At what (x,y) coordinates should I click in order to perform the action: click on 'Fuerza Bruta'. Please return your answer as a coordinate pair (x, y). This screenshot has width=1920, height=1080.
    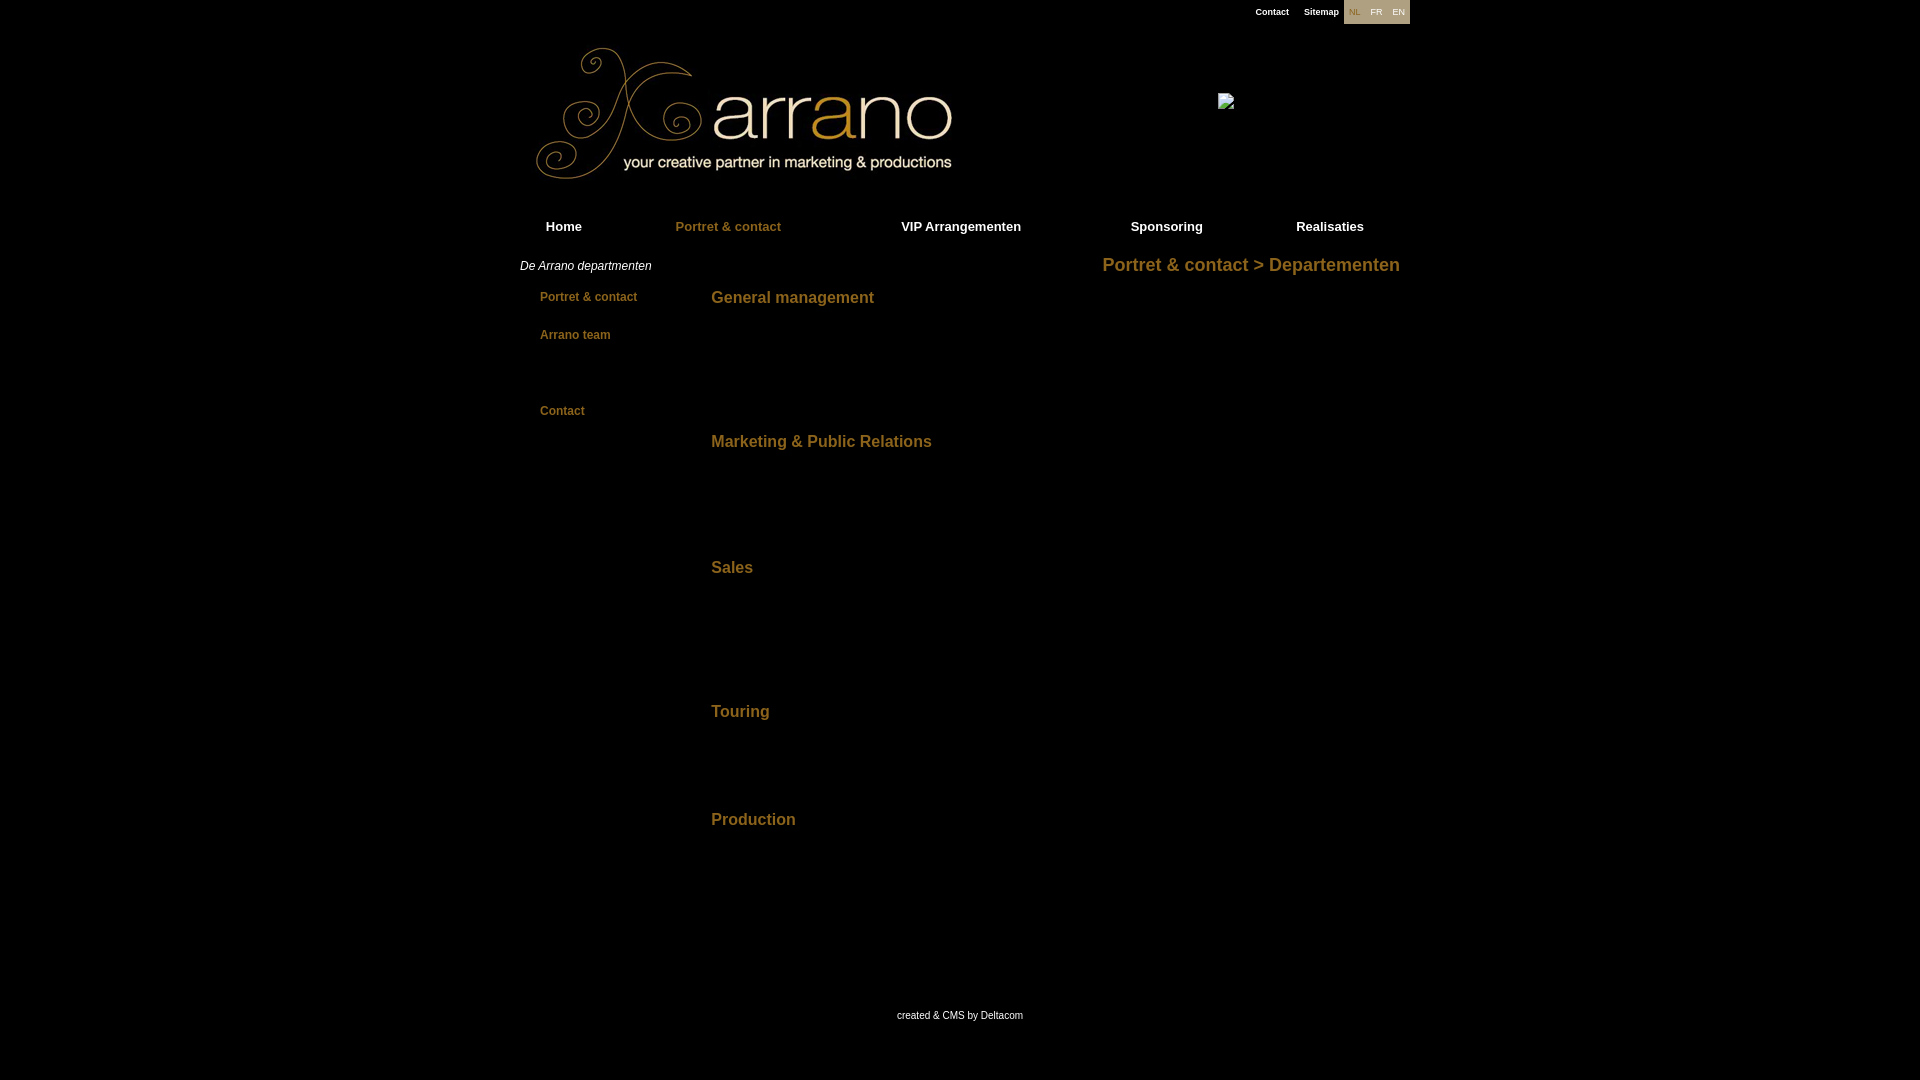
    Looking at the image, I should click on (1261, 111).